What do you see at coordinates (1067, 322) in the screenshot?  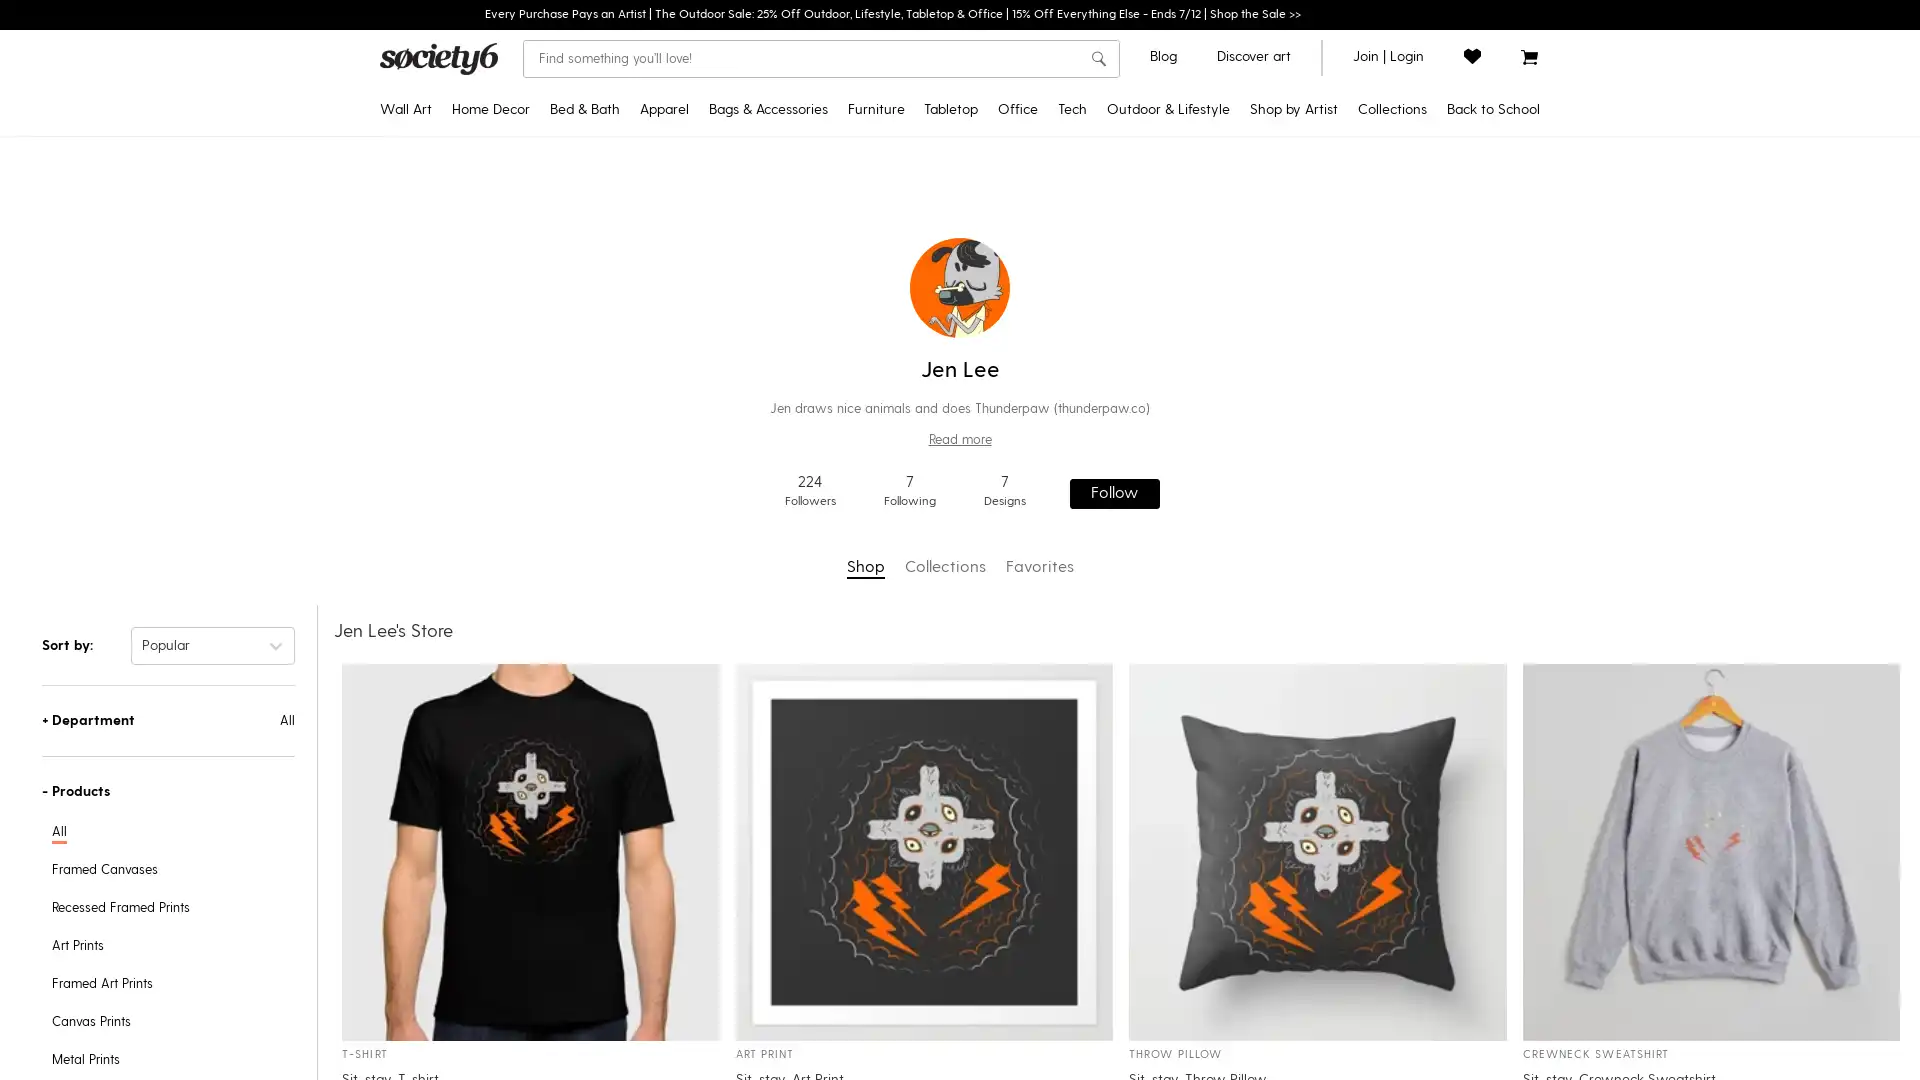 I see `Acrylic Boxes` at bounding box center [1067, 322].